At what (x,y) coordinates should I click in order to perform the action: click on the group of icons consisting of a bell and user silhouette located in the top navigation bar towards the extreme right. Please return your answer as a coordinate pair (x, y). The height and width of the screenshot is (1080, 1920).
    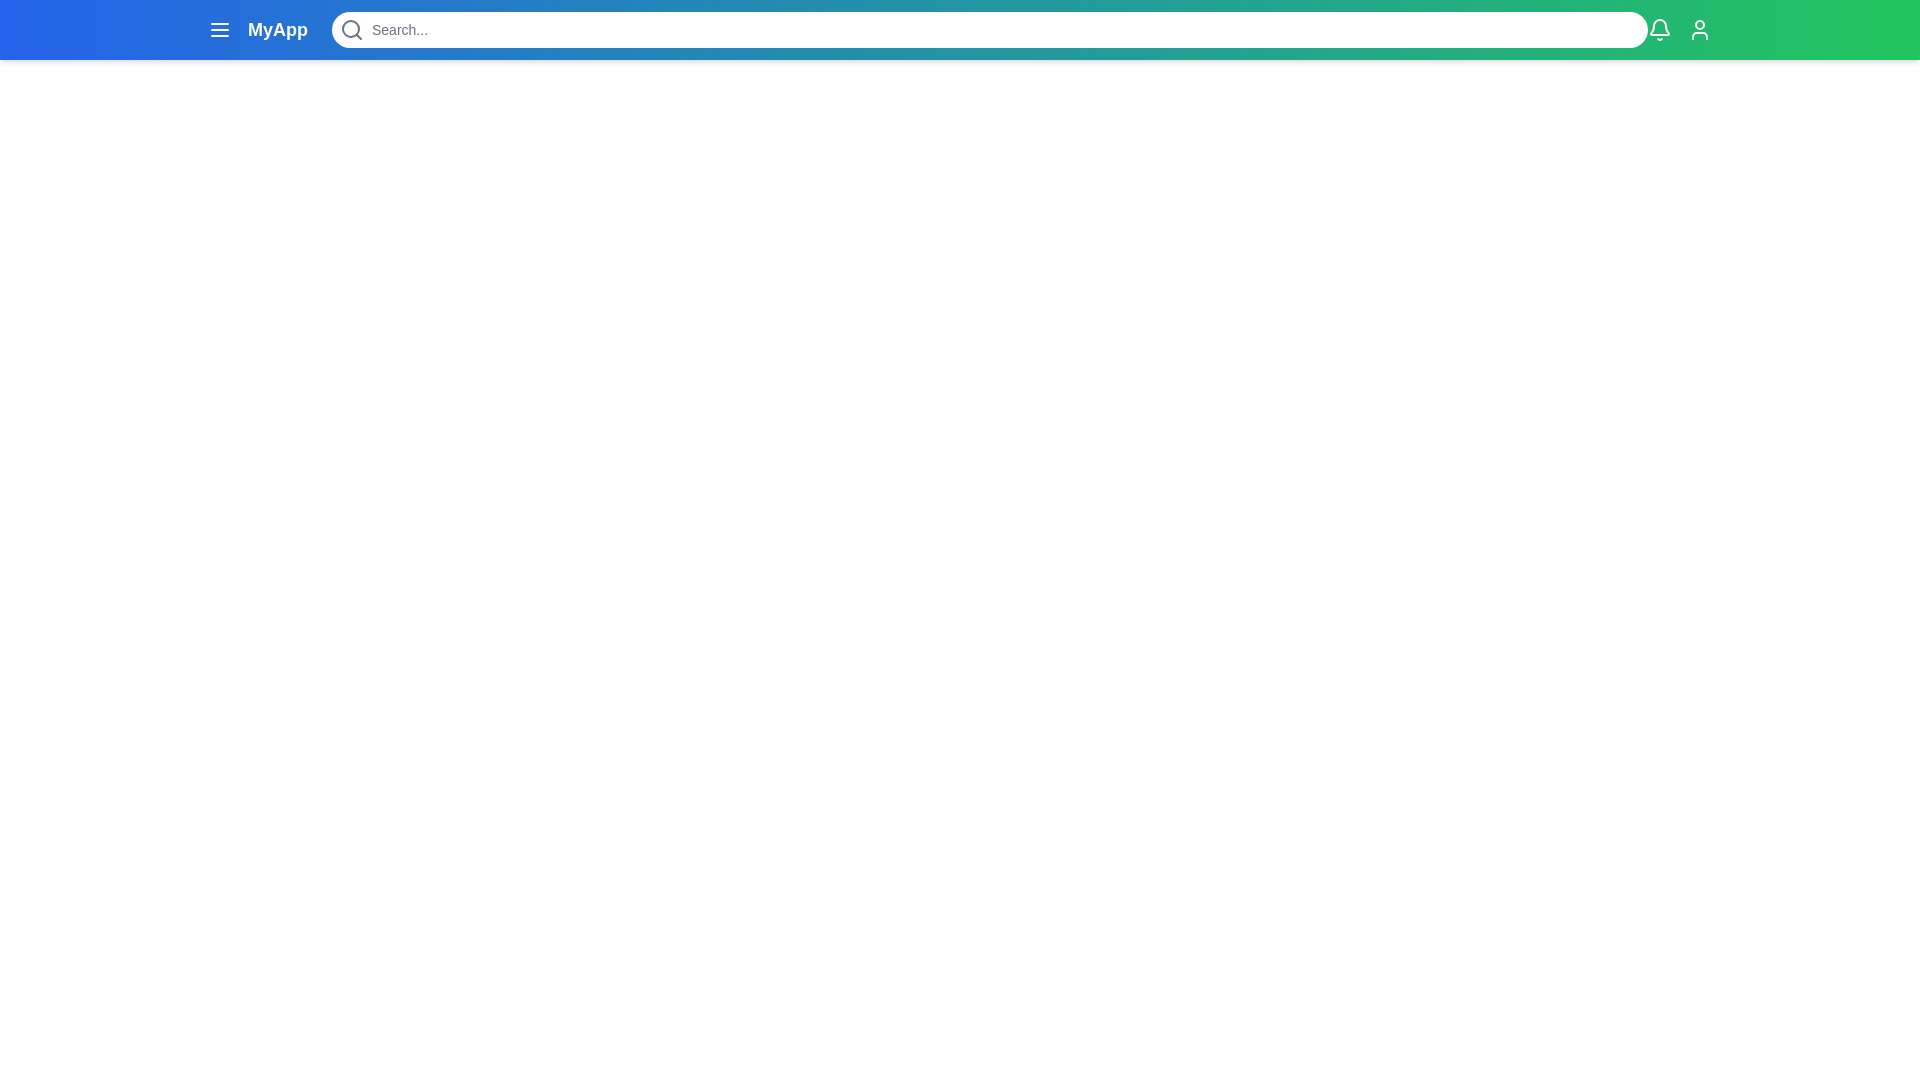
    Looking at the image, I should click on (1680, 30).